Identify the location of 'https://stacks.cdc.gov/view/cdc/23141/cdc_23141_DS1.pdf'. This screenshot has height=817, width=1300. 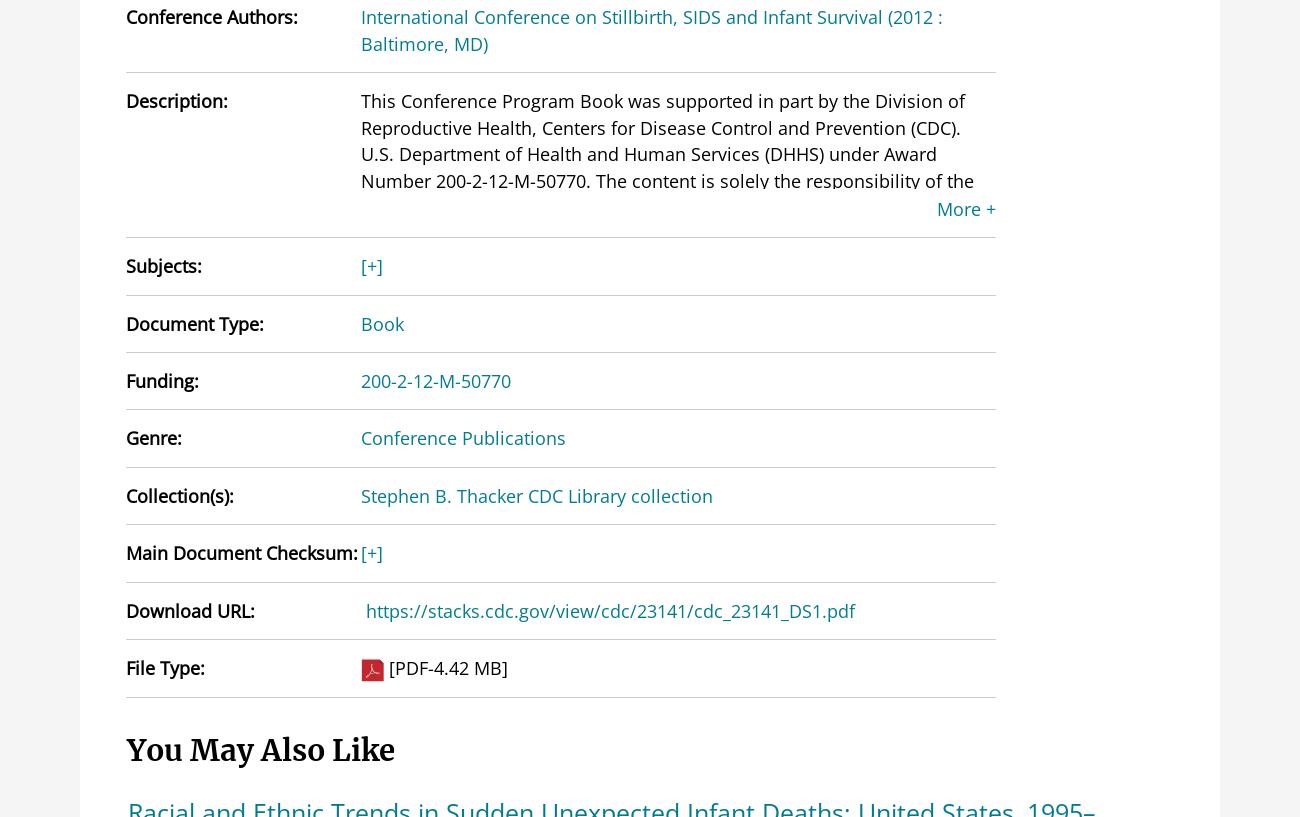
(609, 609).